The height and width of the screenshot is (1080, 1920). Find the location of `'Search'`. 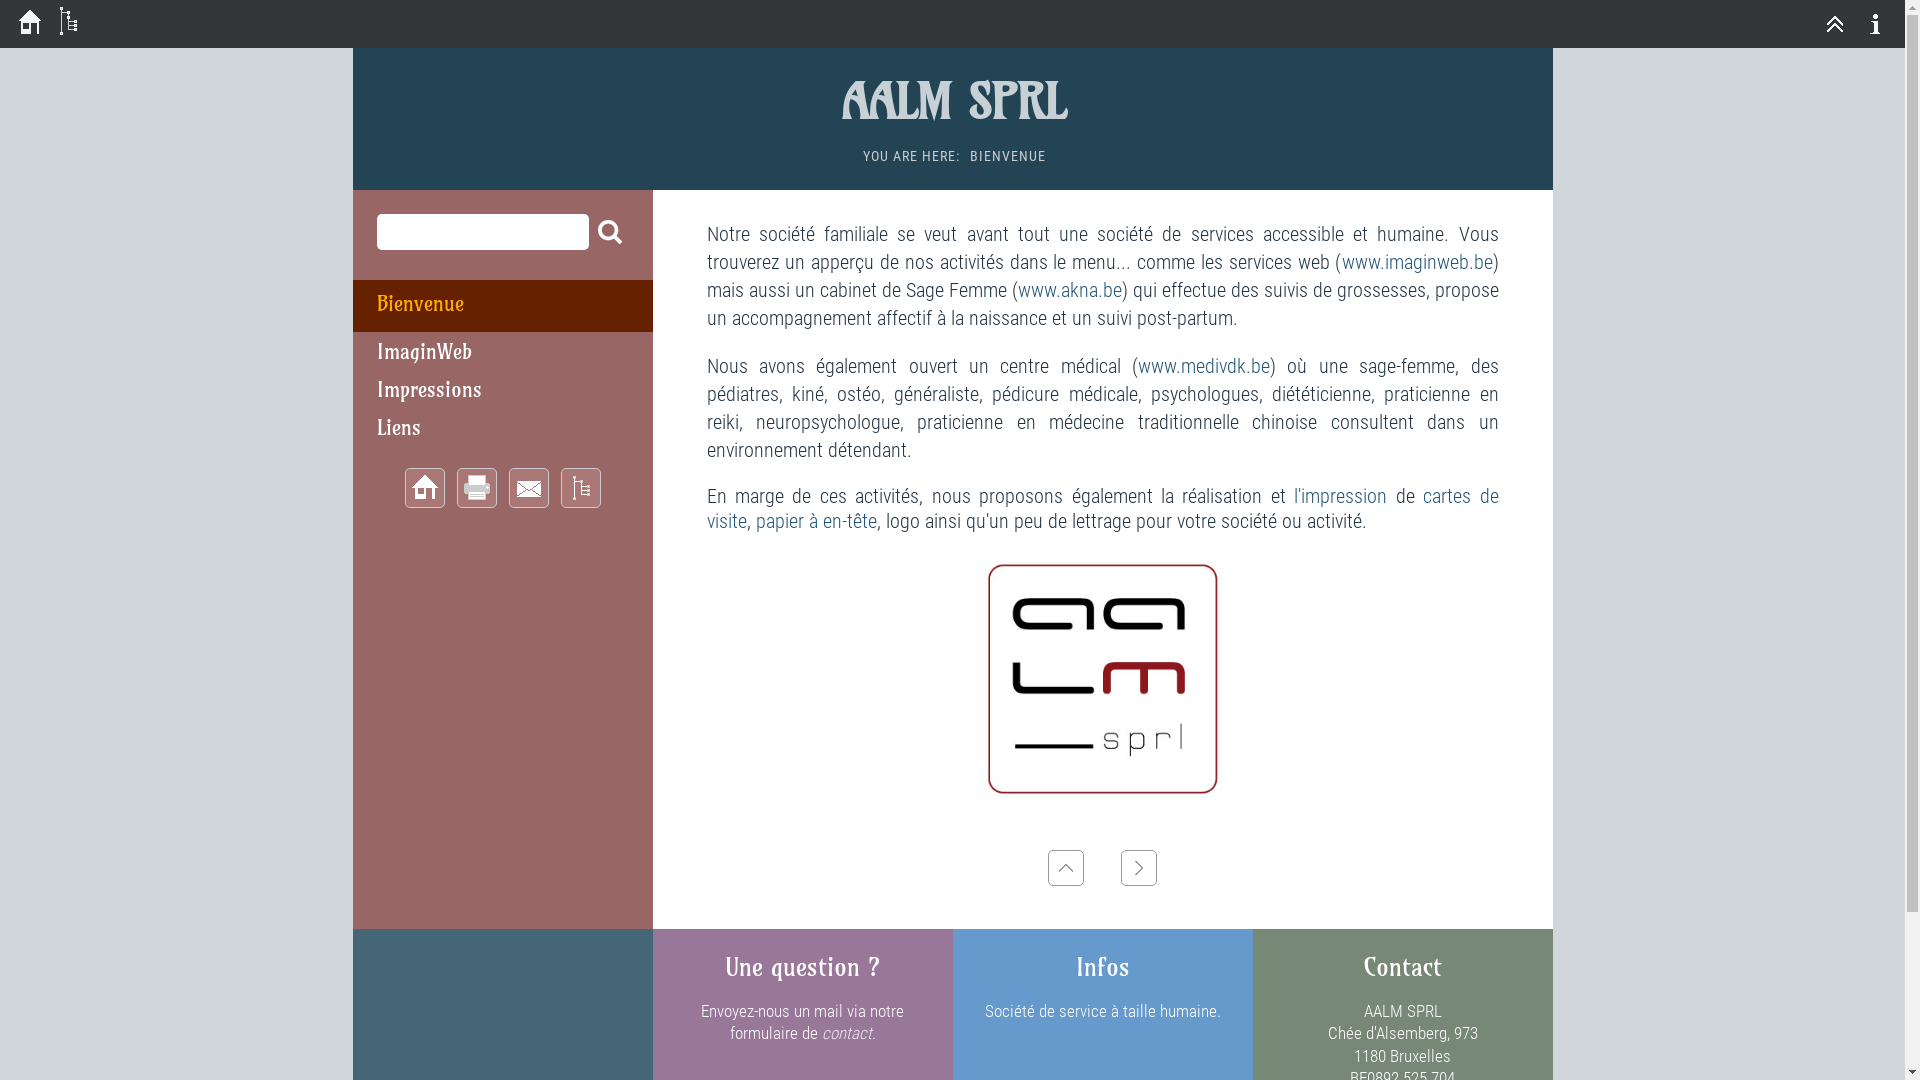

'Search' is located at coordinates (607, 231).